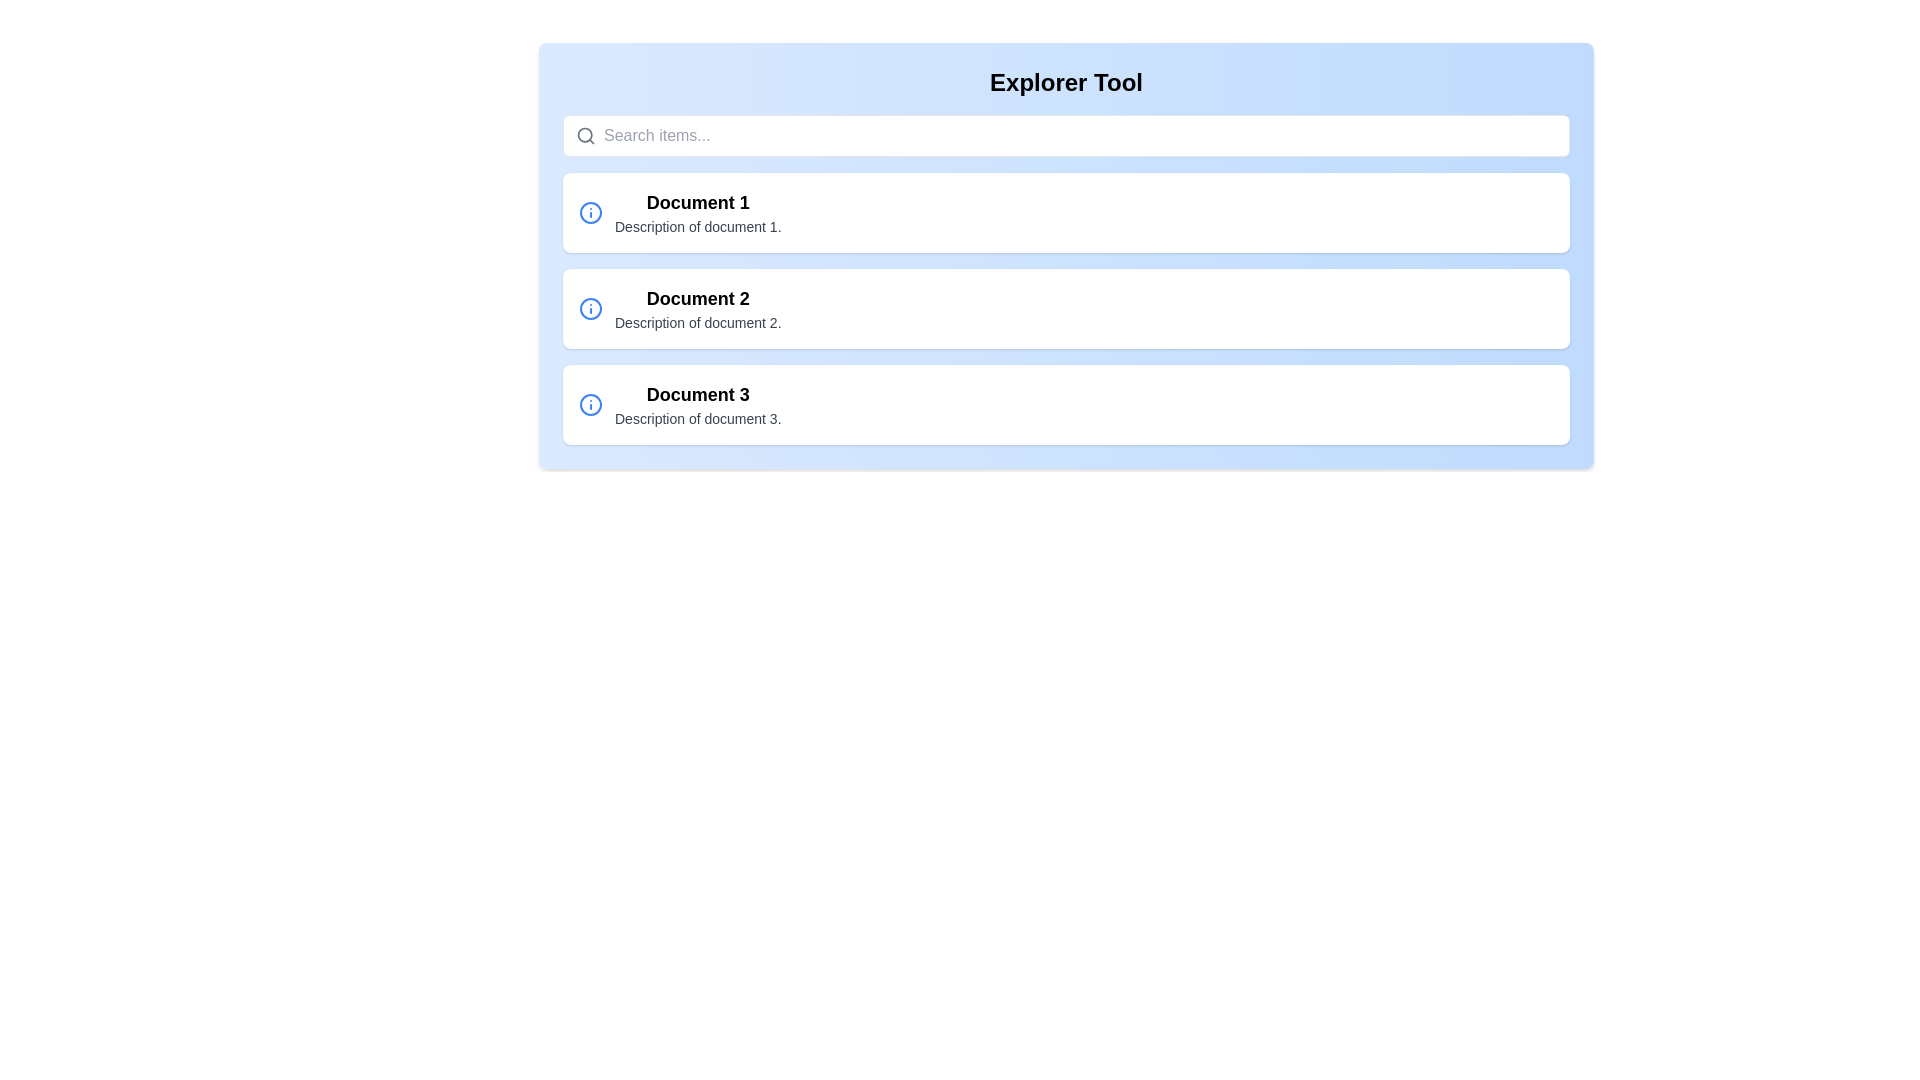 This screenshot has width=1920, height=1080. Describe the element at coordinates (698, 308) in the screenshot. I see `the textual display component titled 'Document 2' which features a bold title and a lighter description, positioned in the 'Explorer Tool' section` at that location.